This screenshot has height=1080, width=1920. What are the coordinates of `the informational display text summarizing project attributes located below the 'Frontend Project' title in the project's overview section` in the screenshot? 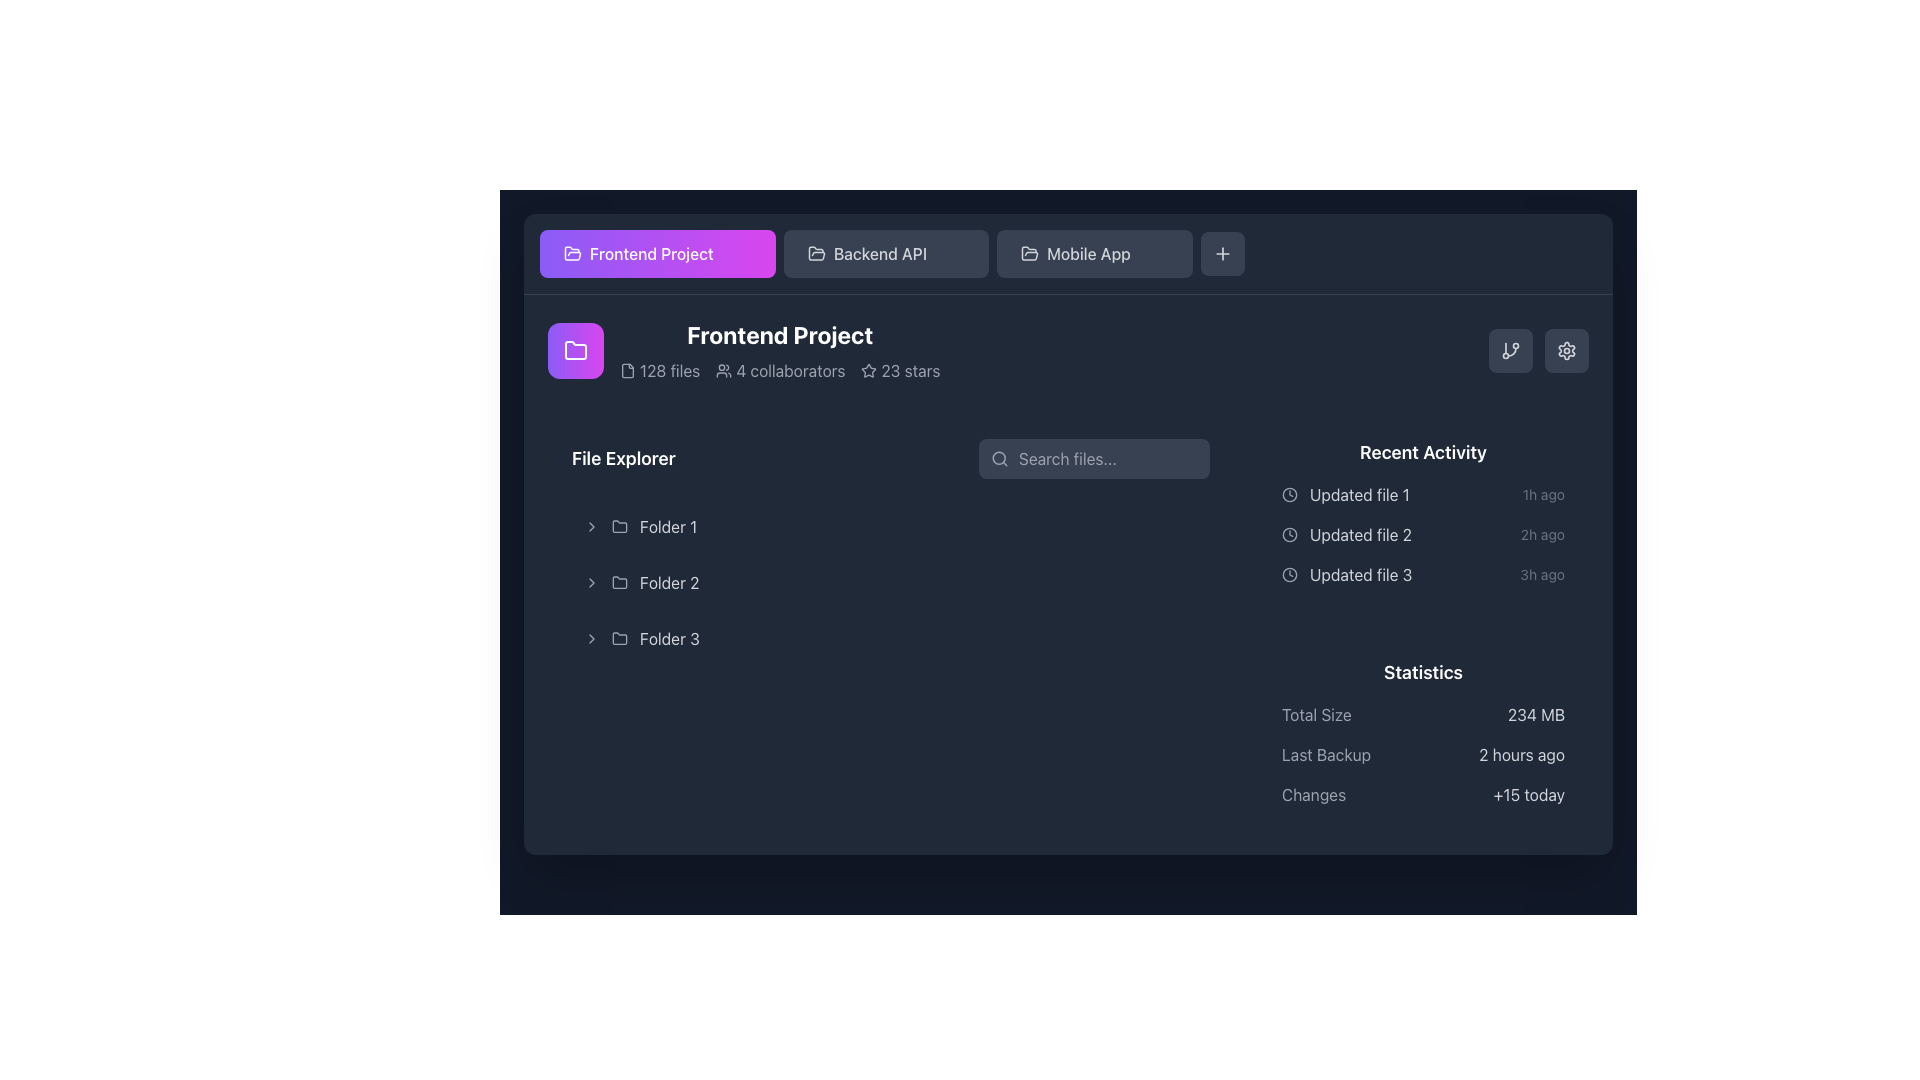 It's located at (779, 370).